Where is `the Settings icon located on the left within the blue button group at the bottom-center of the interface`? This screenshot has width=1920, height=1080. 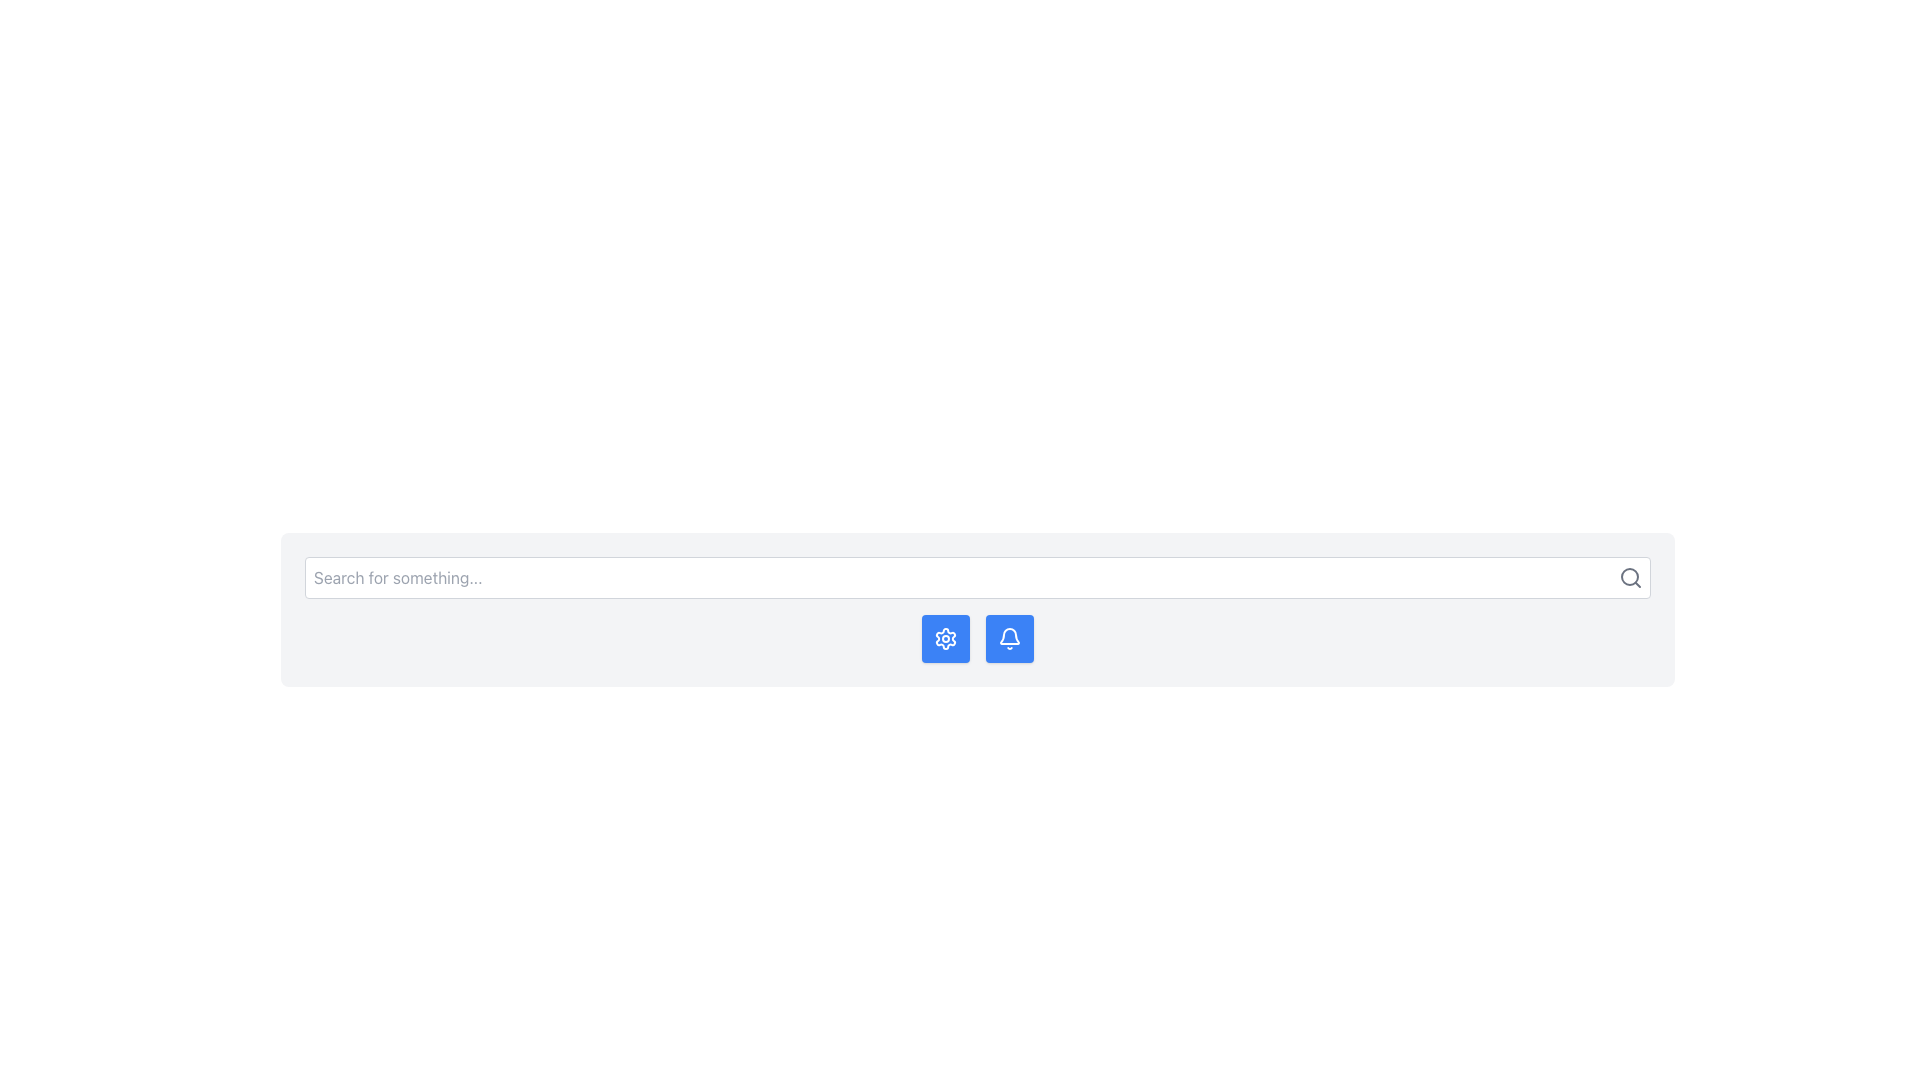 the Settings icon located on the left within the blue button group at the bottom-center of the interface is located at coordinates (944, 639).